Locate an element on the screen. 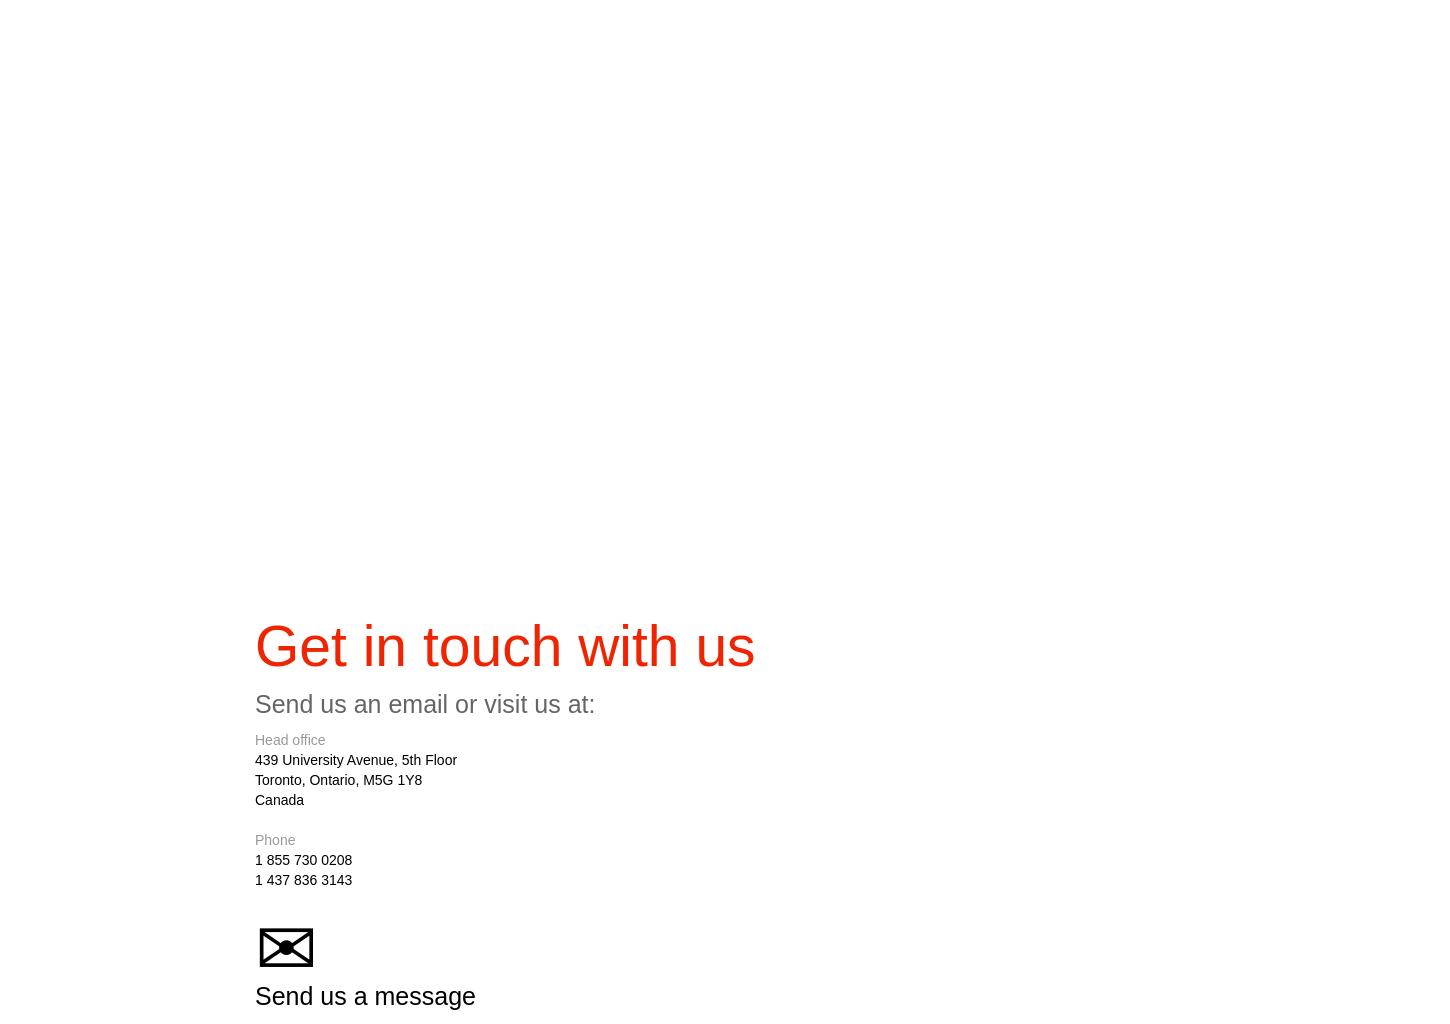 The height and width of the screenshot is (1024, 1450). 'Canada' is located at coordinates (279, 804).